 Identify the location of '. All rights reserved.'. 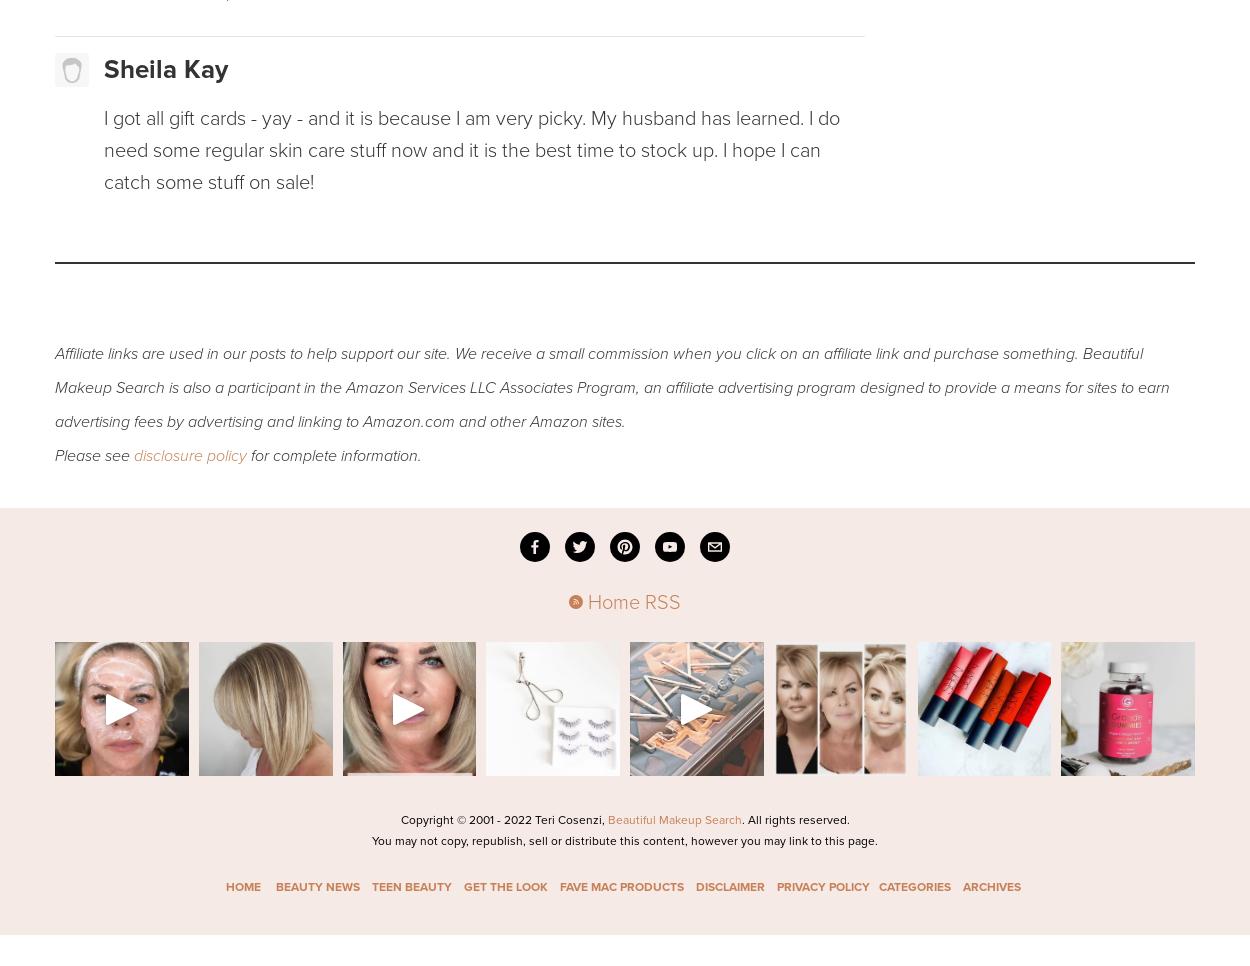
(795, 818).